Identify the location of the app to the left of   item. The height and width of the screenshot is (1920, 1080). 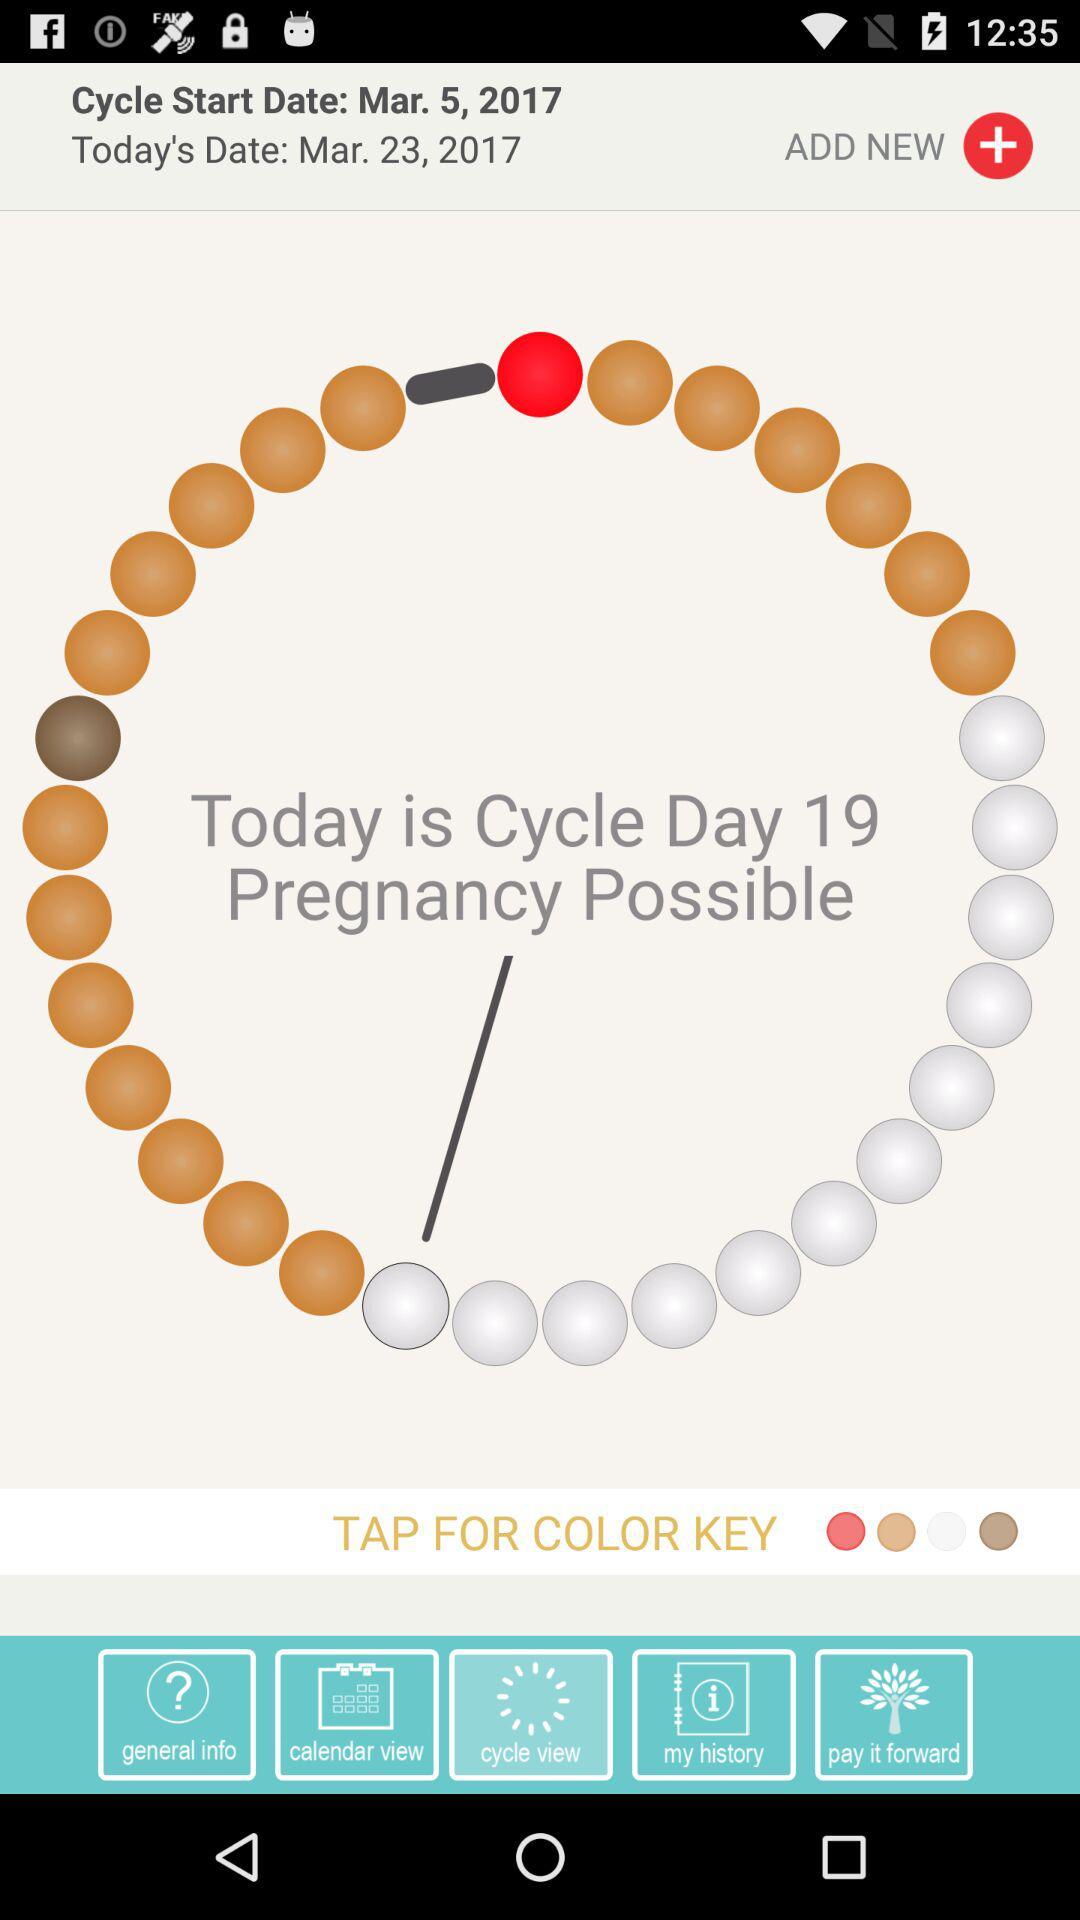
(893, 1713).